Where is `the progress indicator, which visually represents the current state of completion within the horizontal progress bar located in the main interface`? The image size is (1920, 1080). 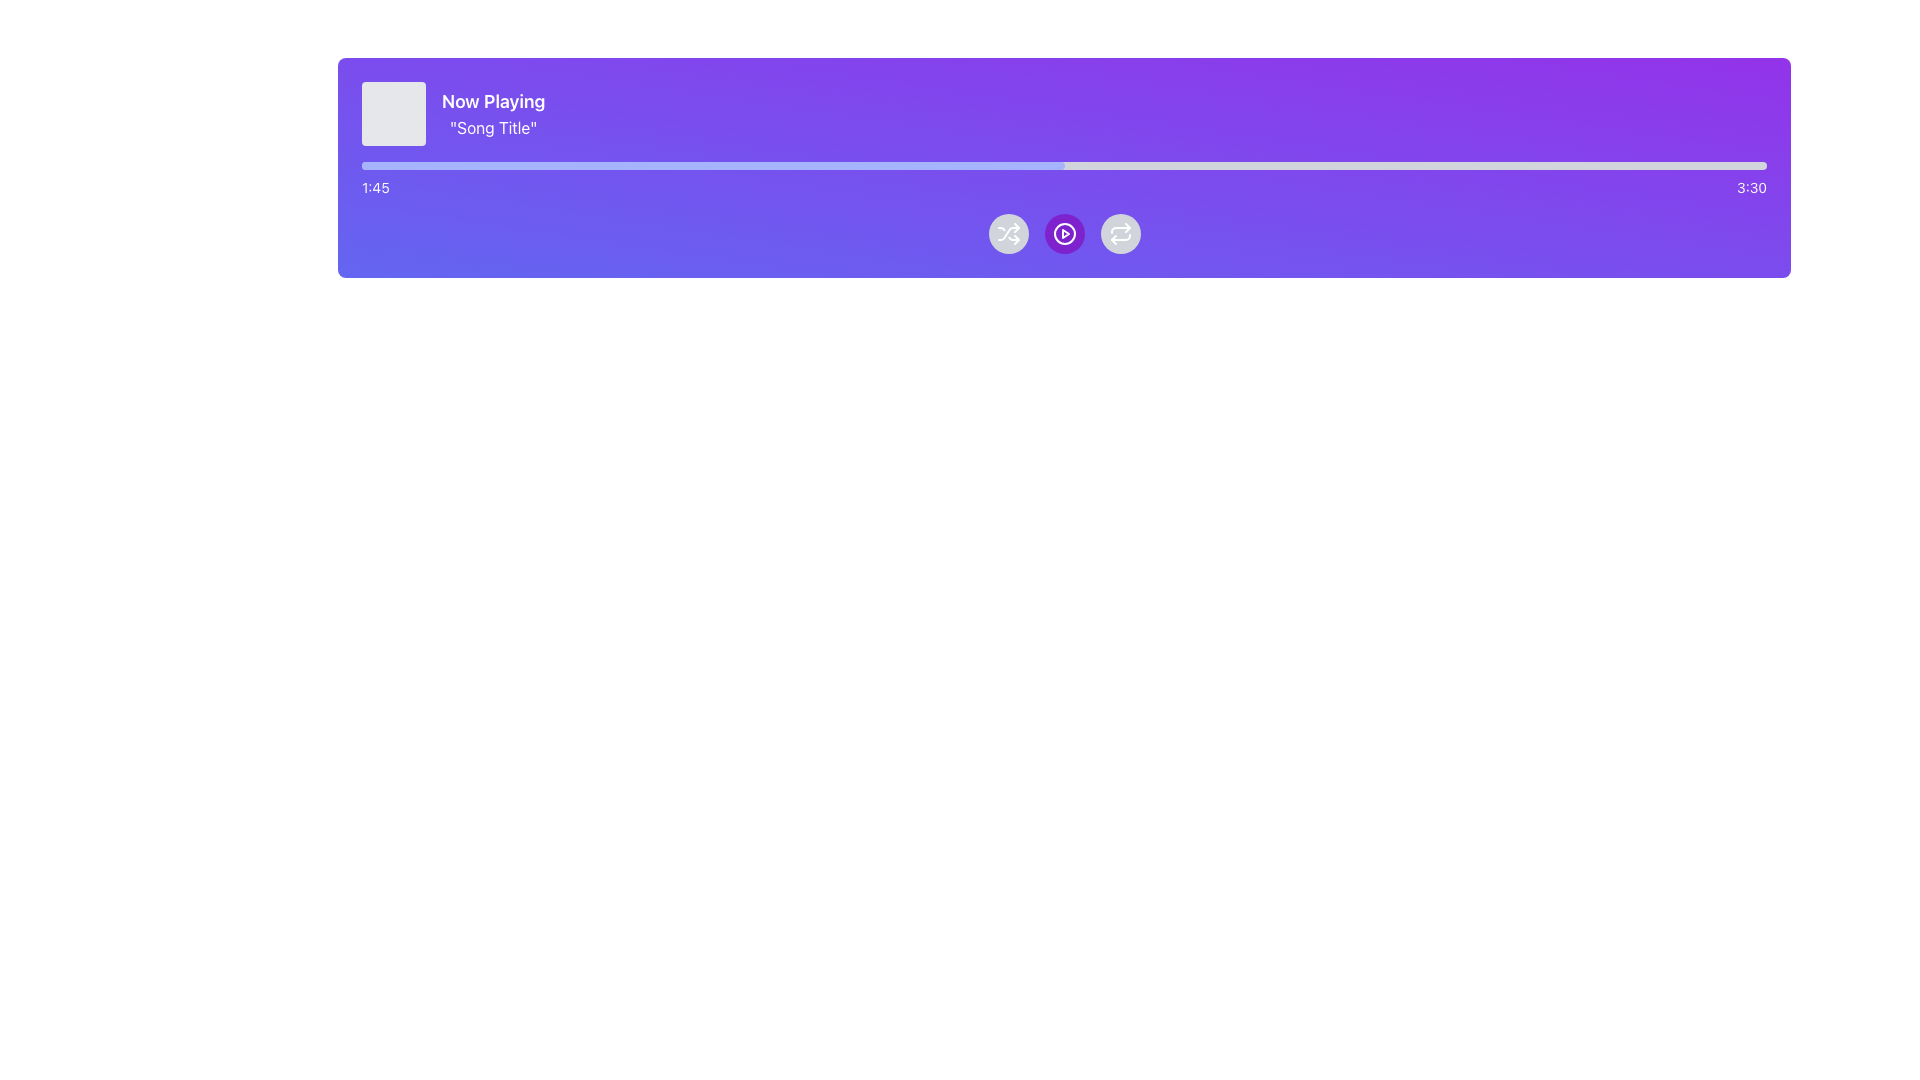 the progress indicator, which visually represents the current state of completion within the horizontal progress bar located in the main interface is located at coordinates (713, 164).